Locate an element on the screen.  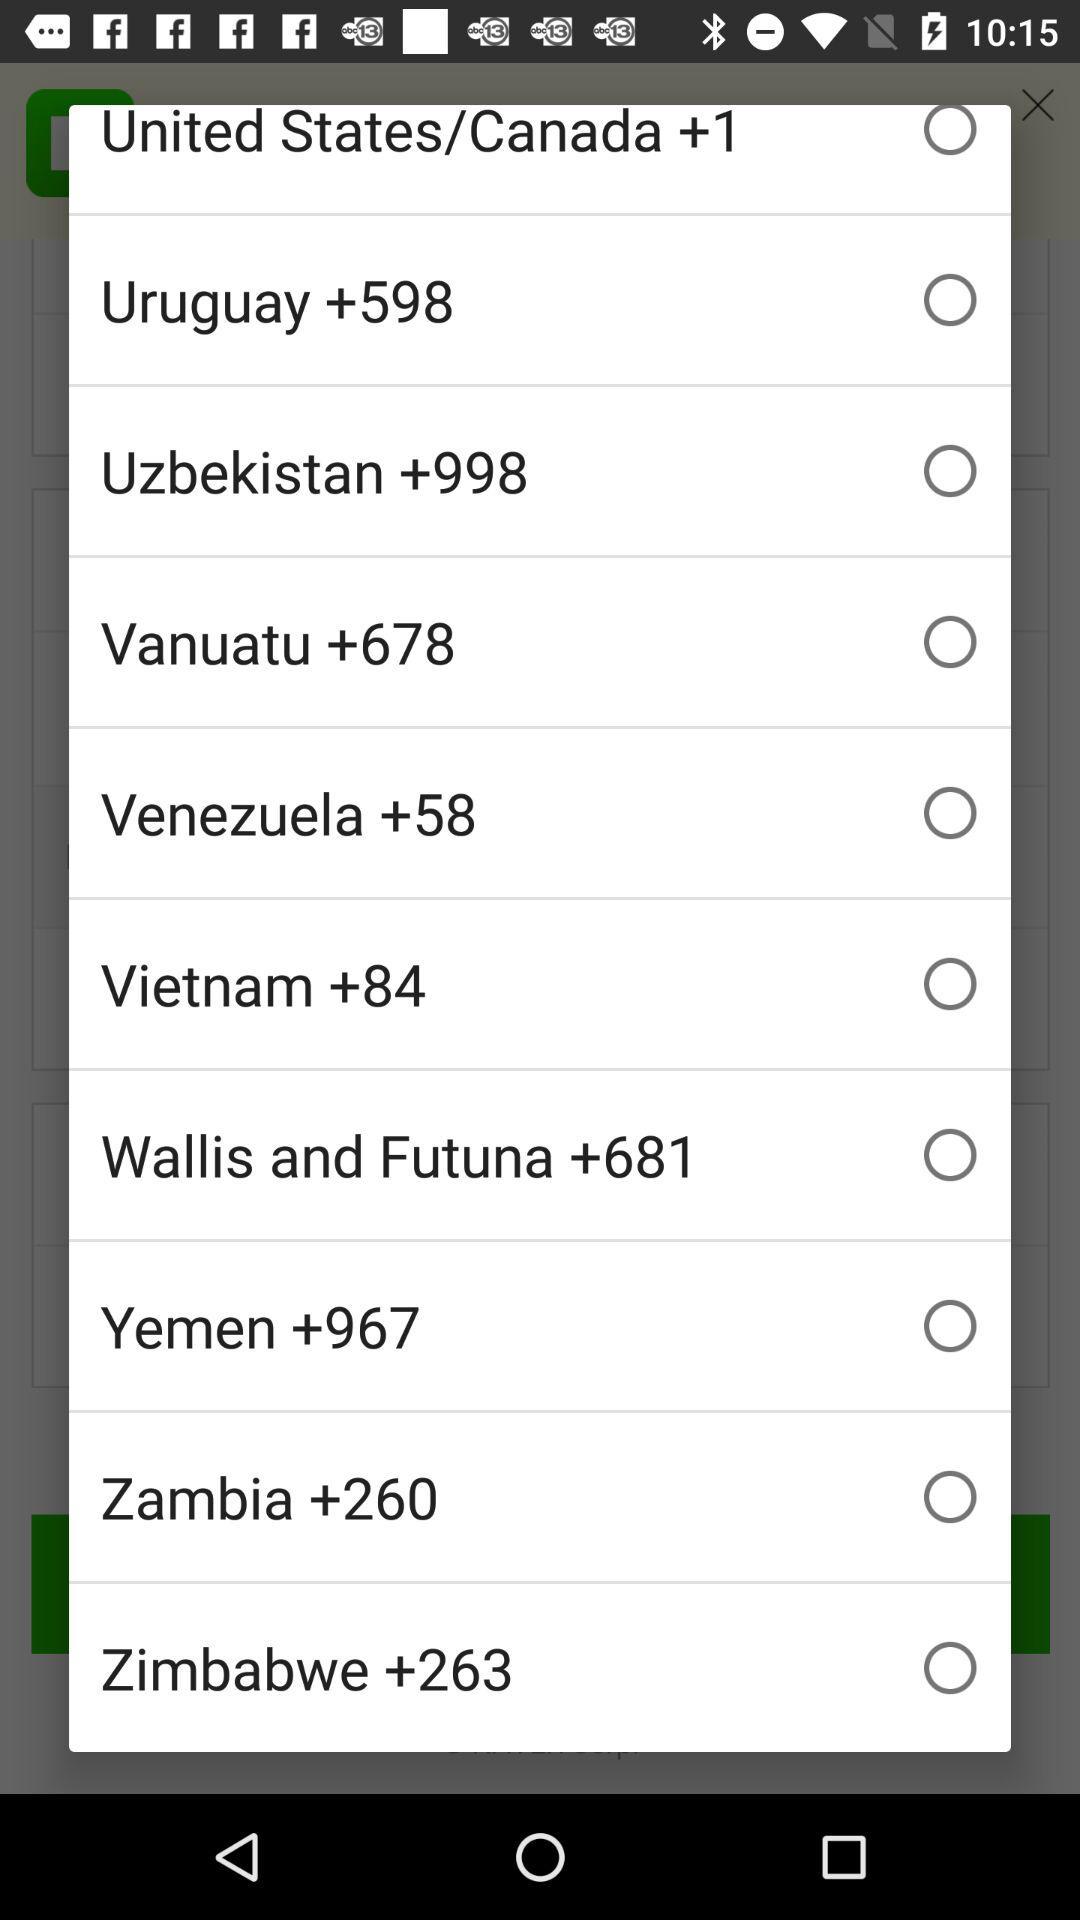
the icon below the united states canada checkbox is located at coordinates (540, 298).